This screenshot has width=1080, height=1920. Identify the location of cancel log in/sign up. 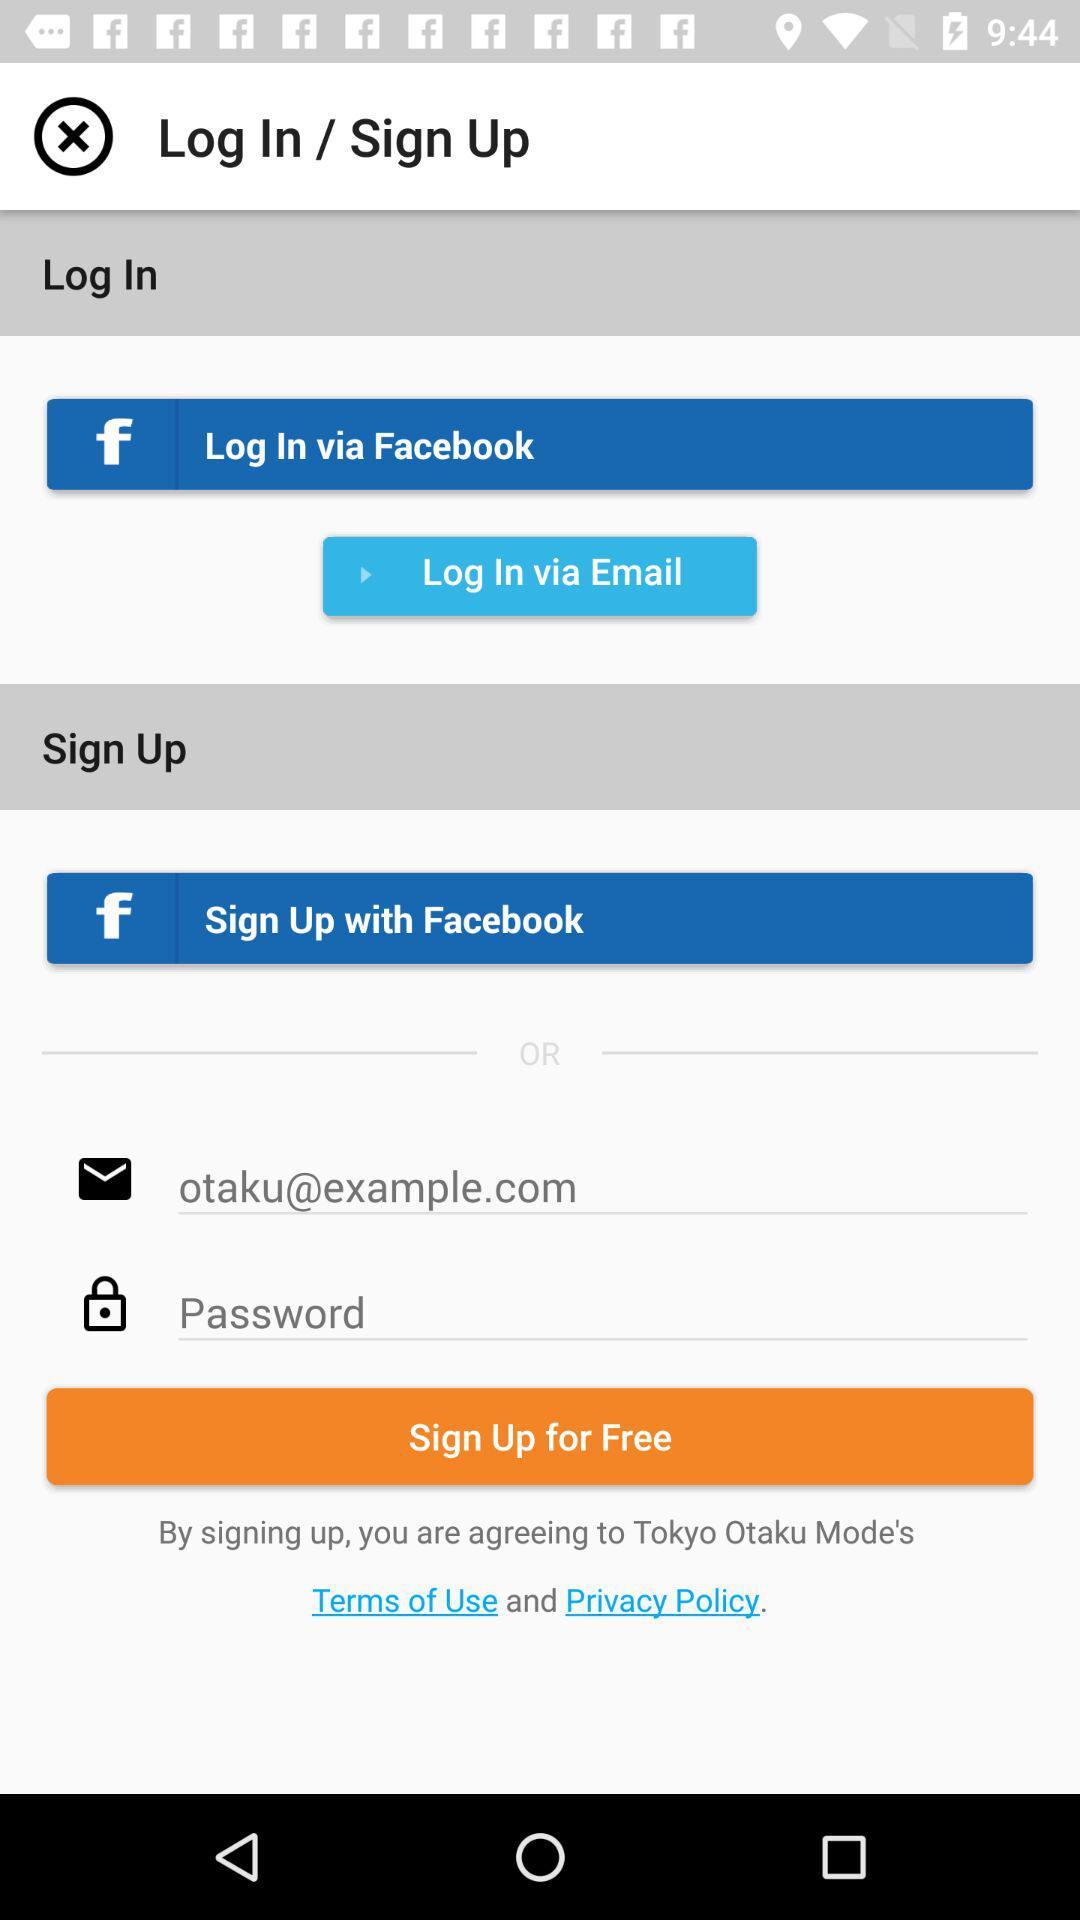
(72, 135).